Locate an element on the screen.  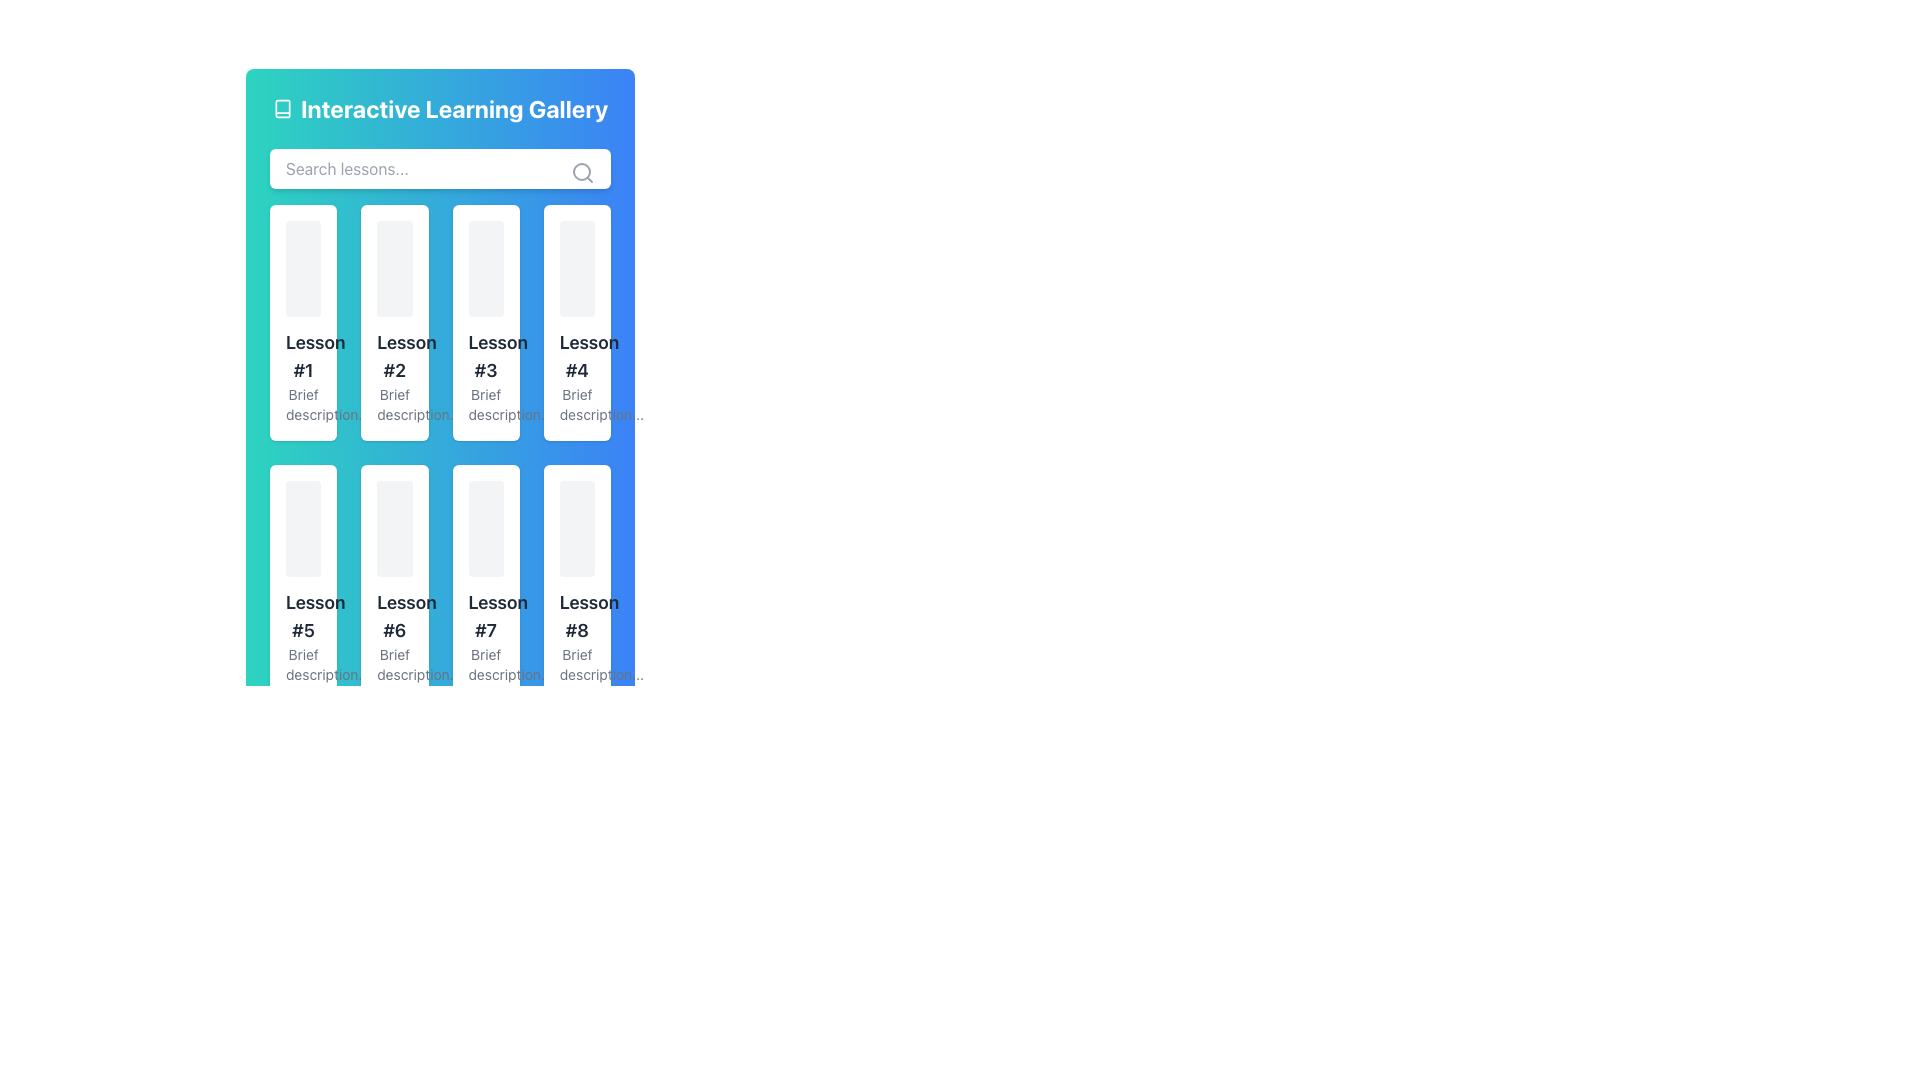
the circular part of the search icon within the SVG graphic, located at the right end of the search bar area is located at coordinates (580, 171).